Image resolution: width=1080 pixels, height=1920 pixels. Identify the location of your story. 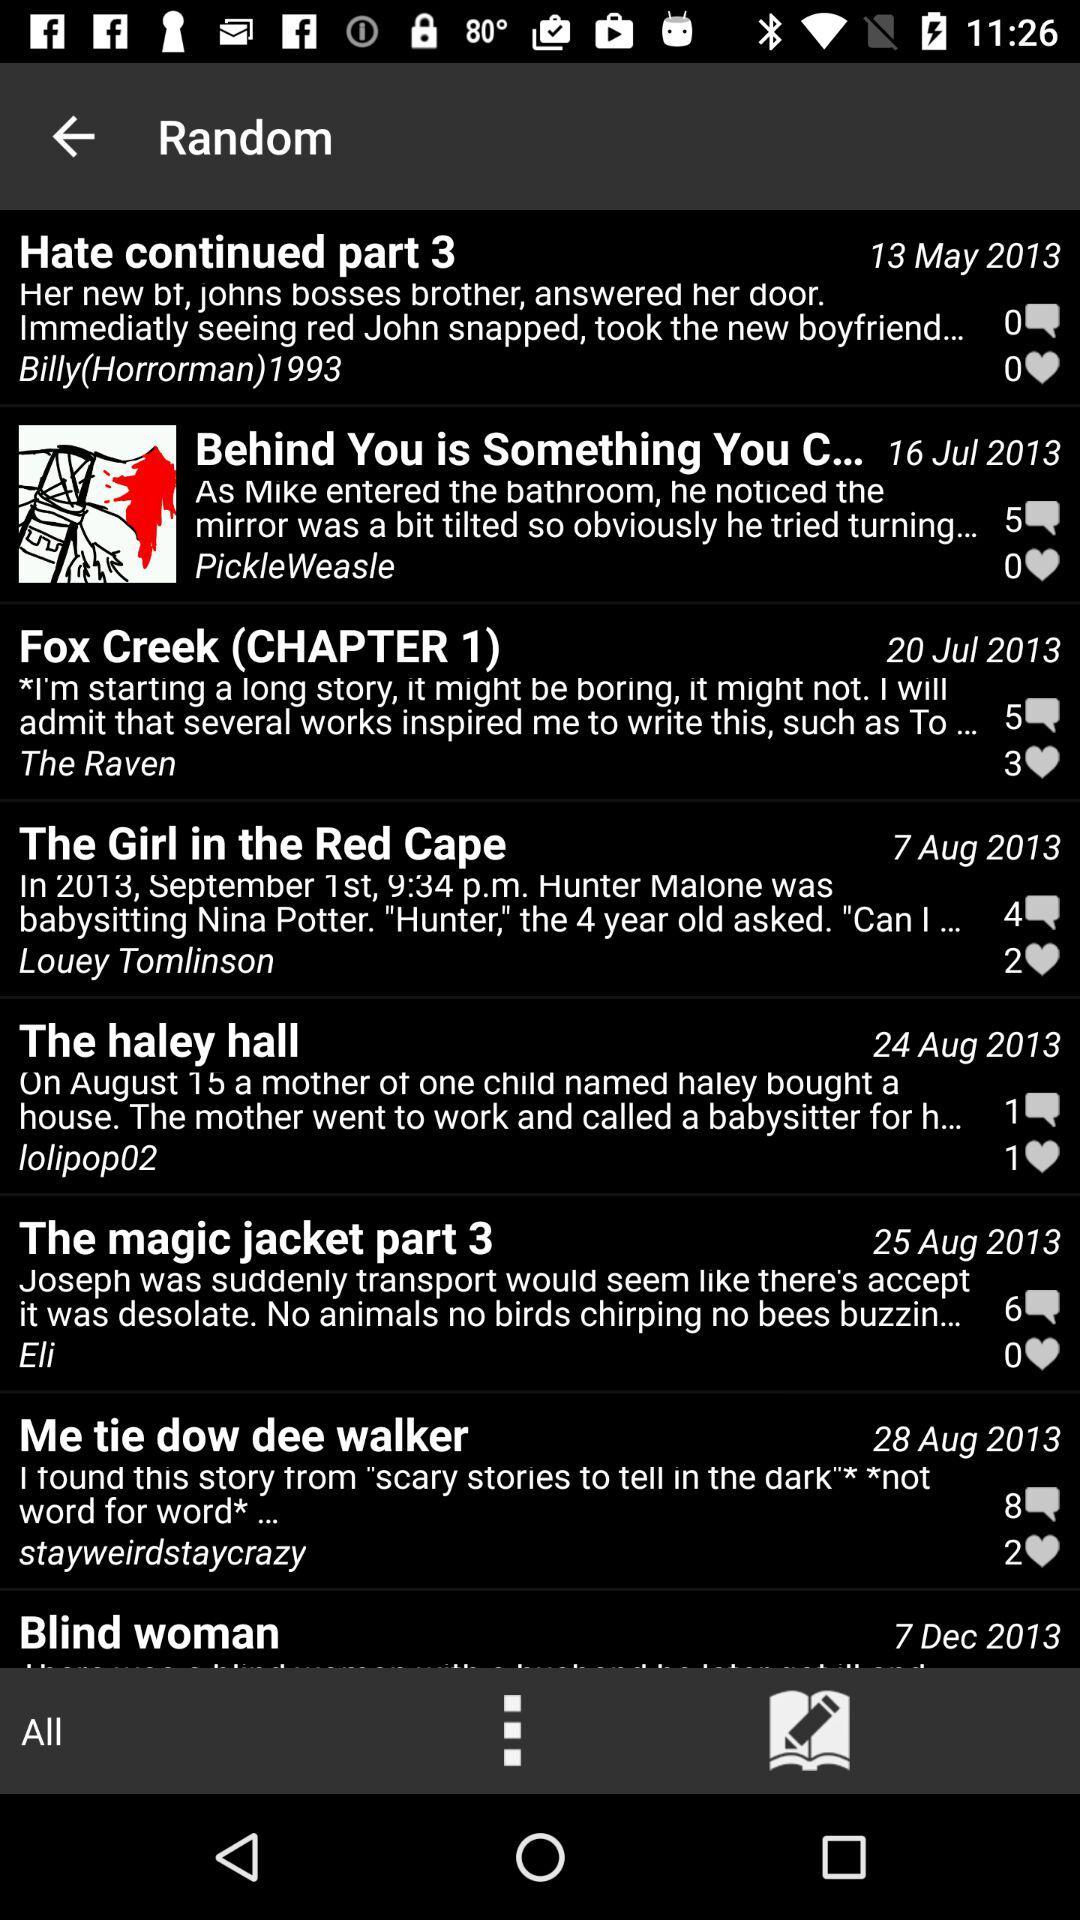
(810, 1730).